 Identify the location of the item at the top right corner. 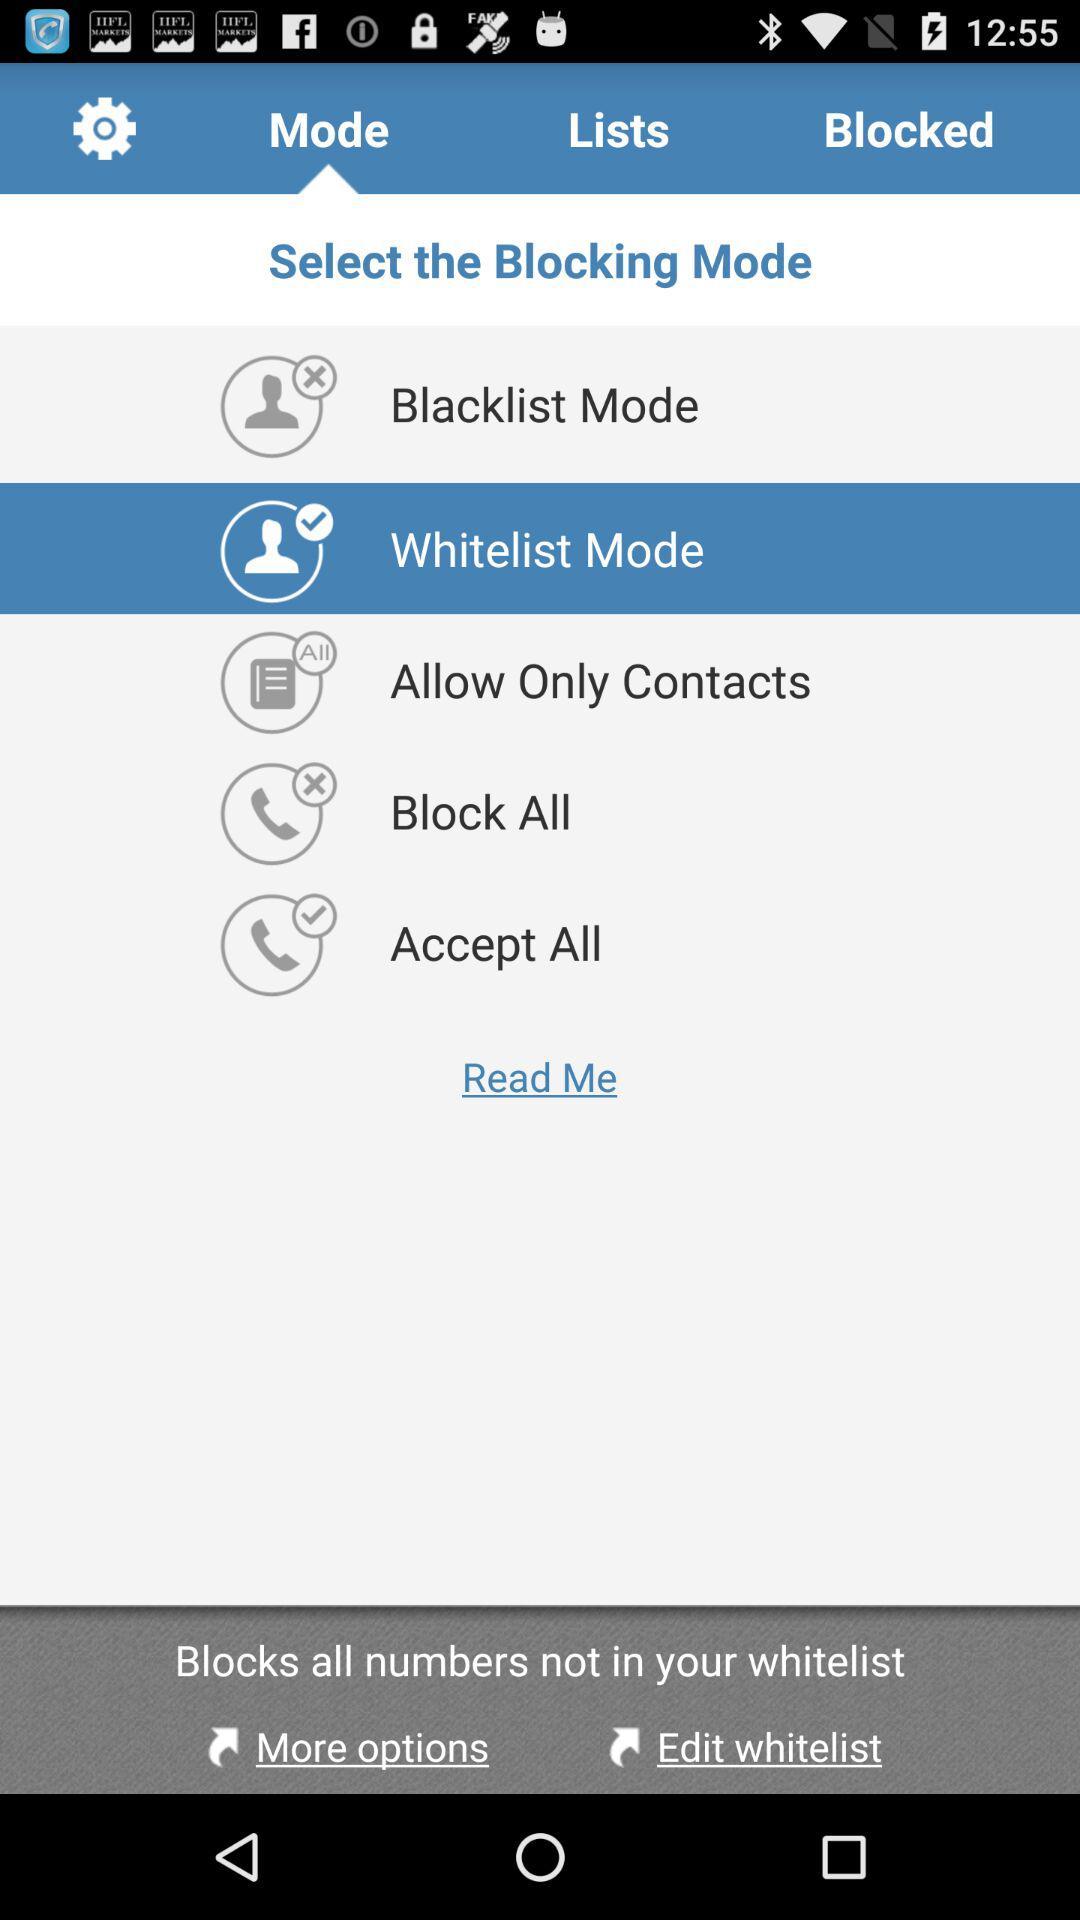
(909, 127).